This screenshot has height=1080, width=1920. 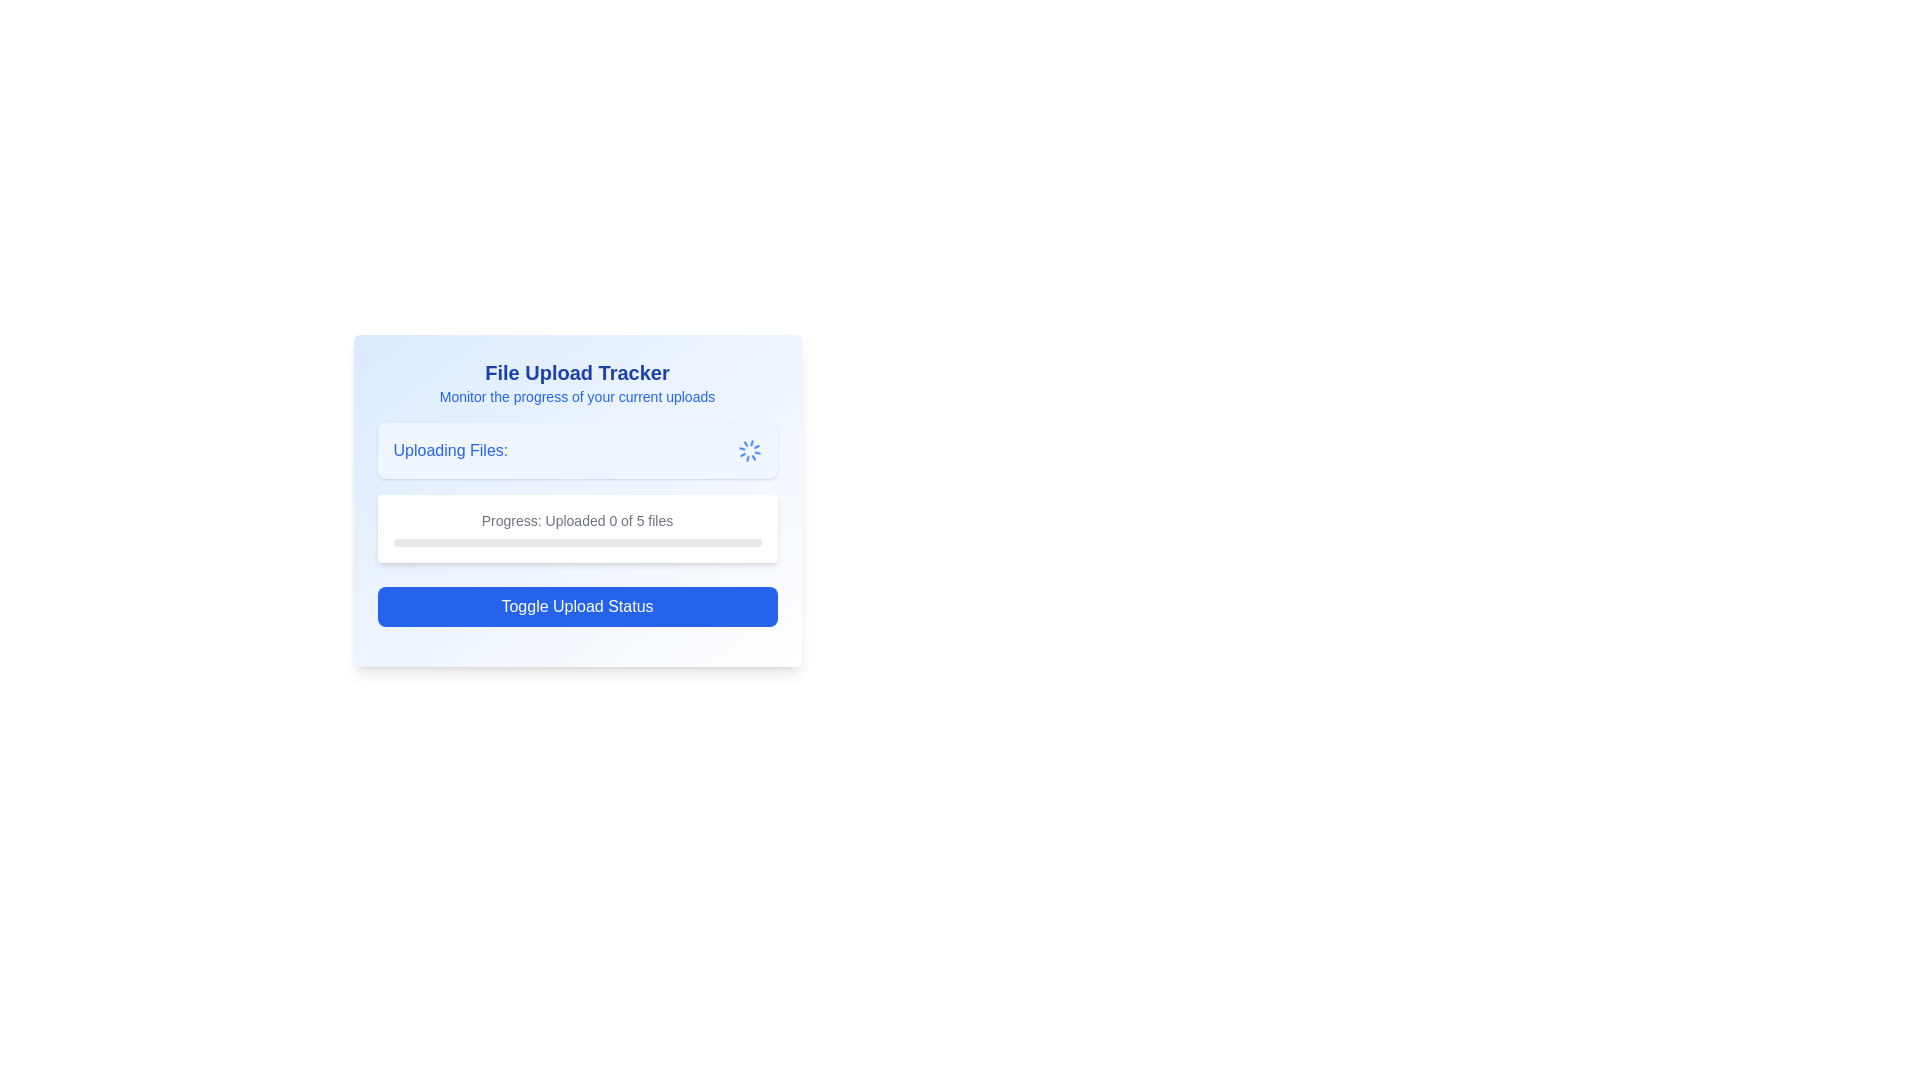 I want to click on the static text element which serves as the title for the file upload tracking widget, positioned centrally above the subtitle, so click(x=576, y=373).